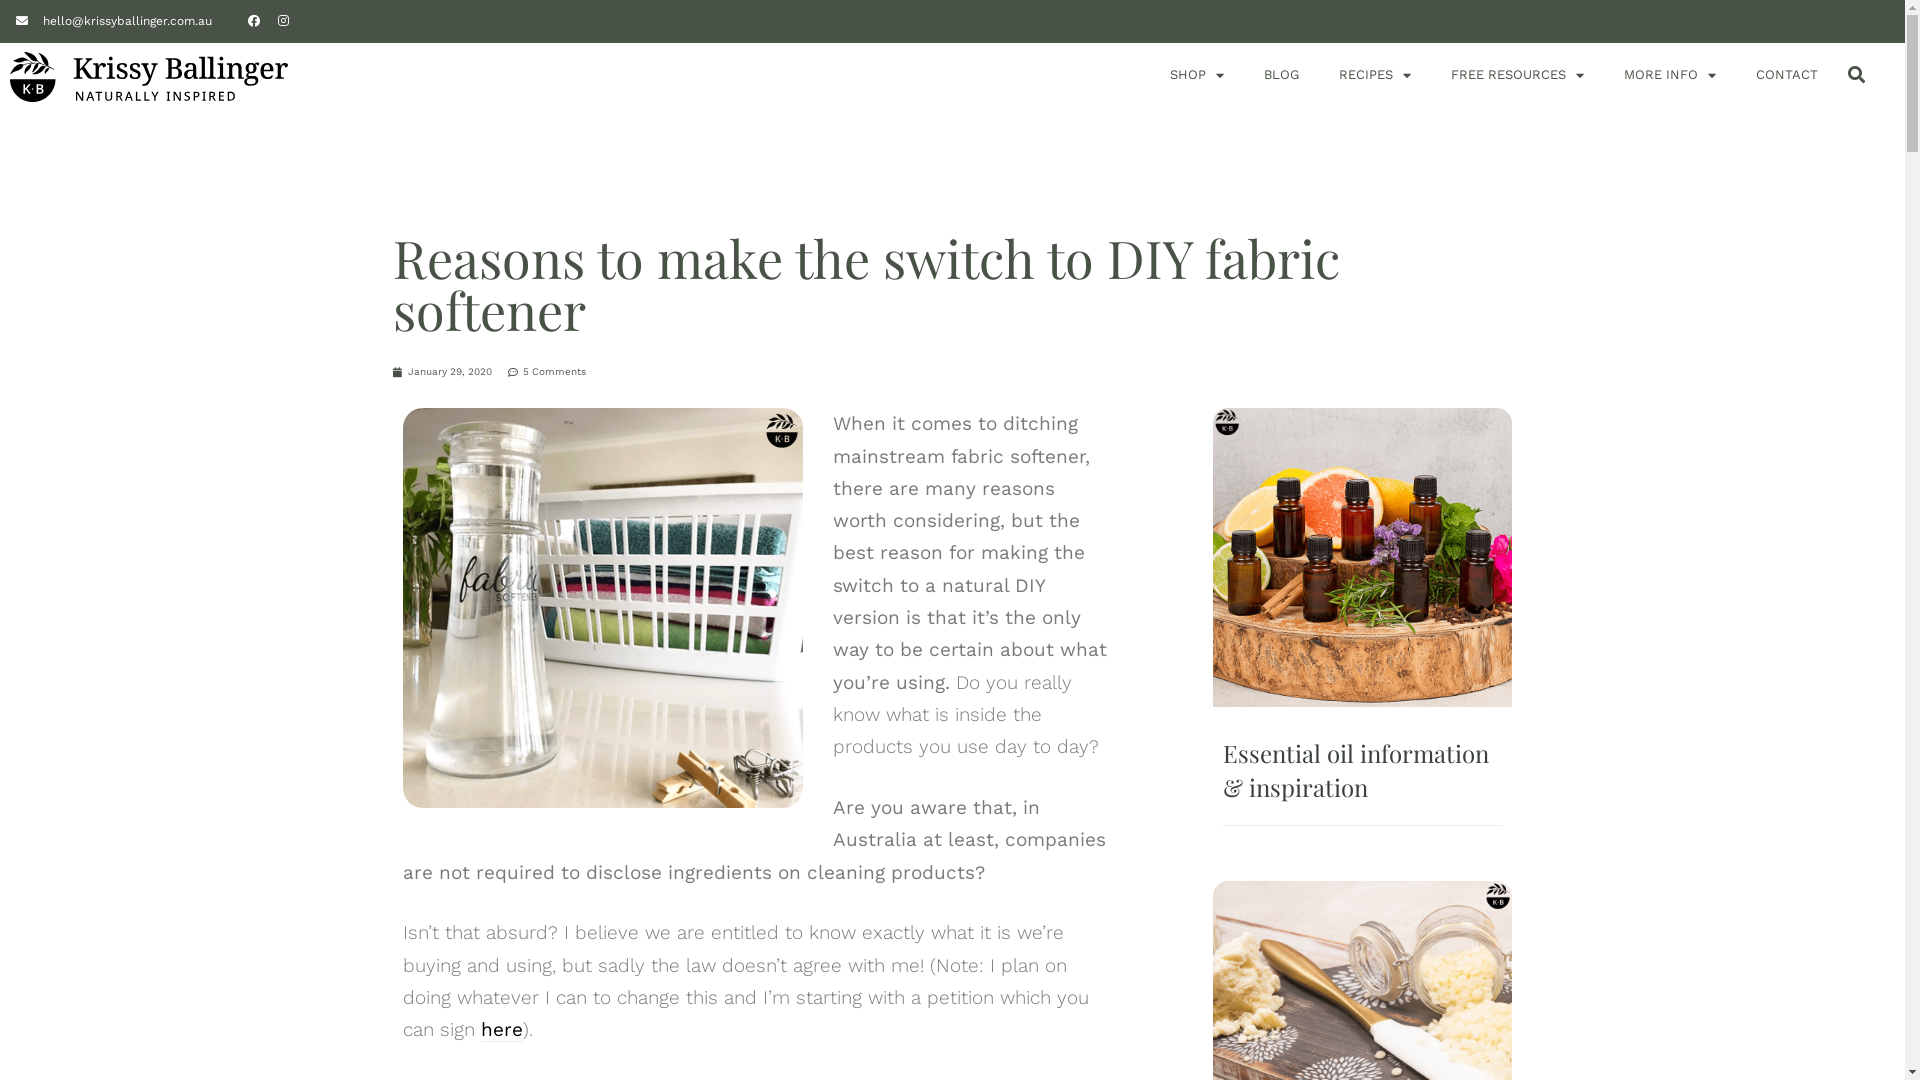 The width and height of the screenshot is (1920, 1080). Describe the element at coordinates (1670, 73) in the screenshot. I see `'MORE INFO'` at that location.